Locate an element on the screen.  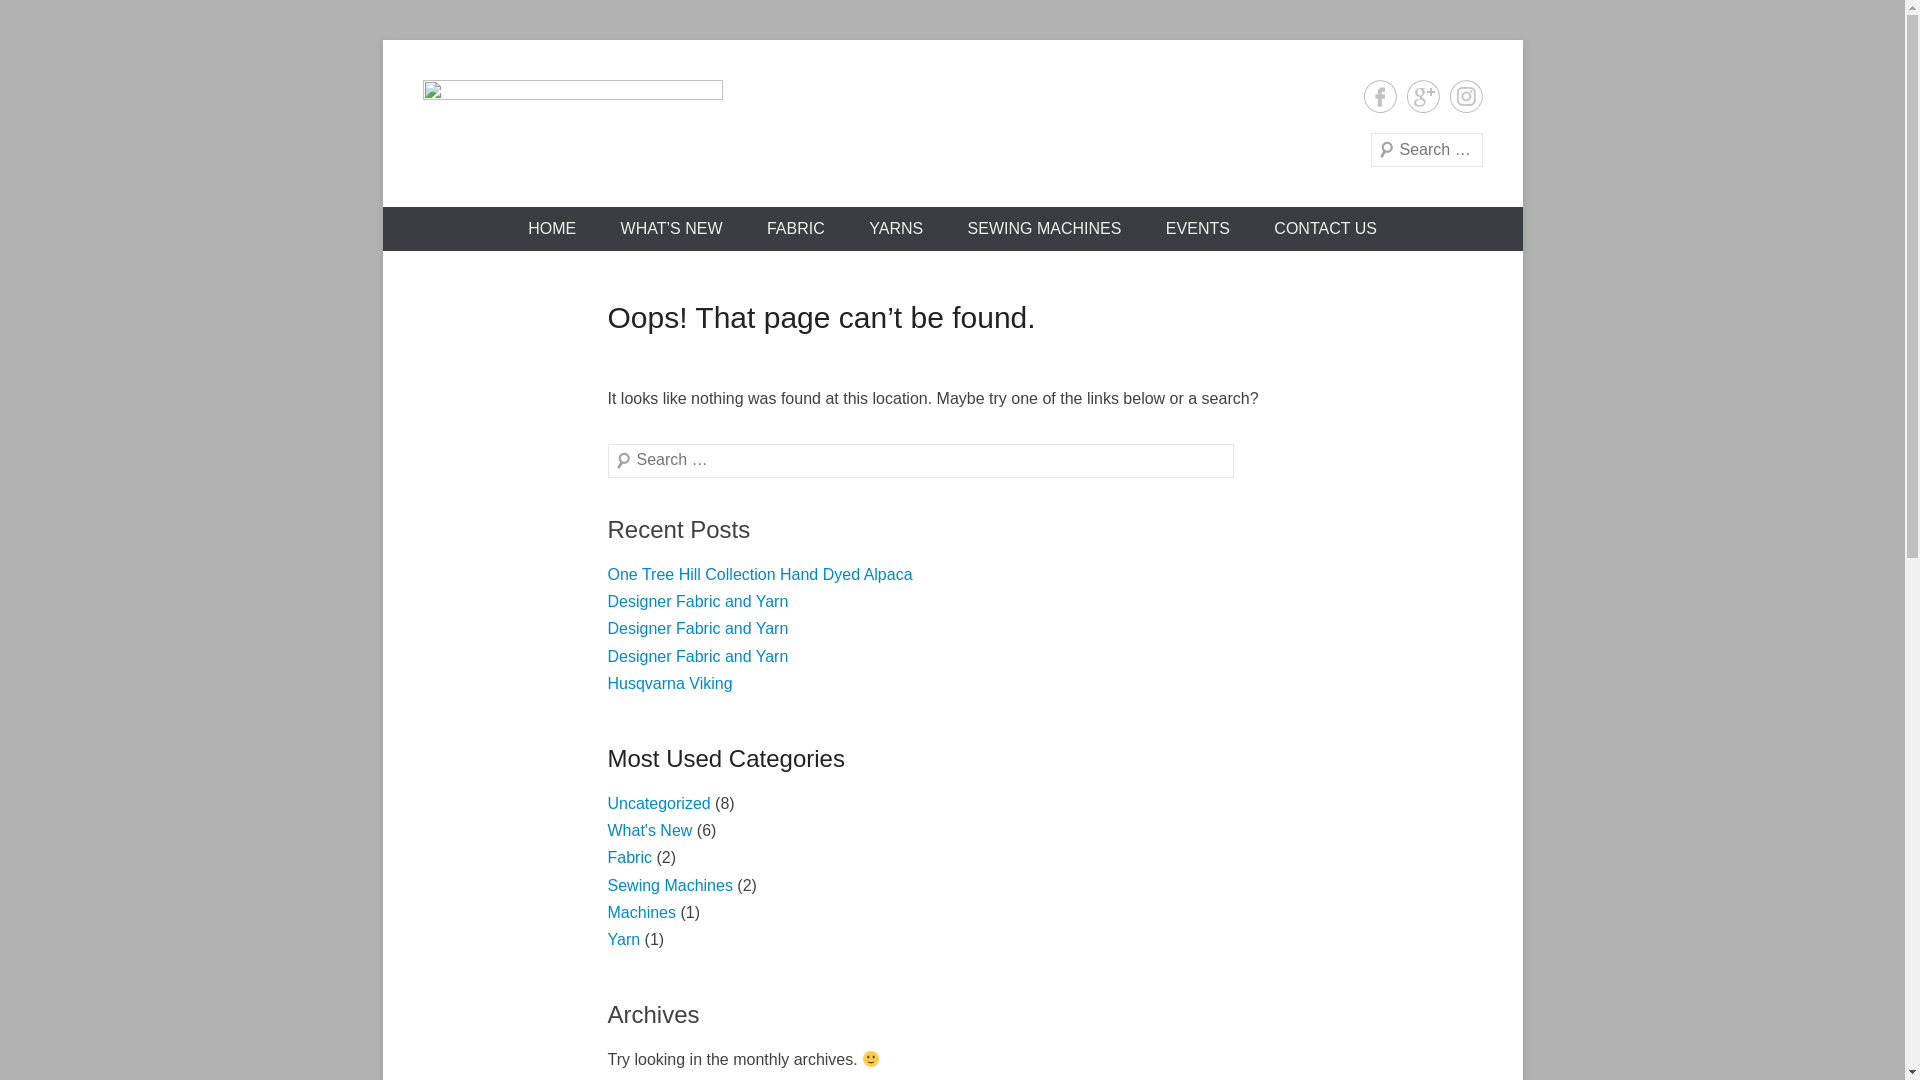
'Designer Fabric and Yarn' is located at coordinates (698, 627).